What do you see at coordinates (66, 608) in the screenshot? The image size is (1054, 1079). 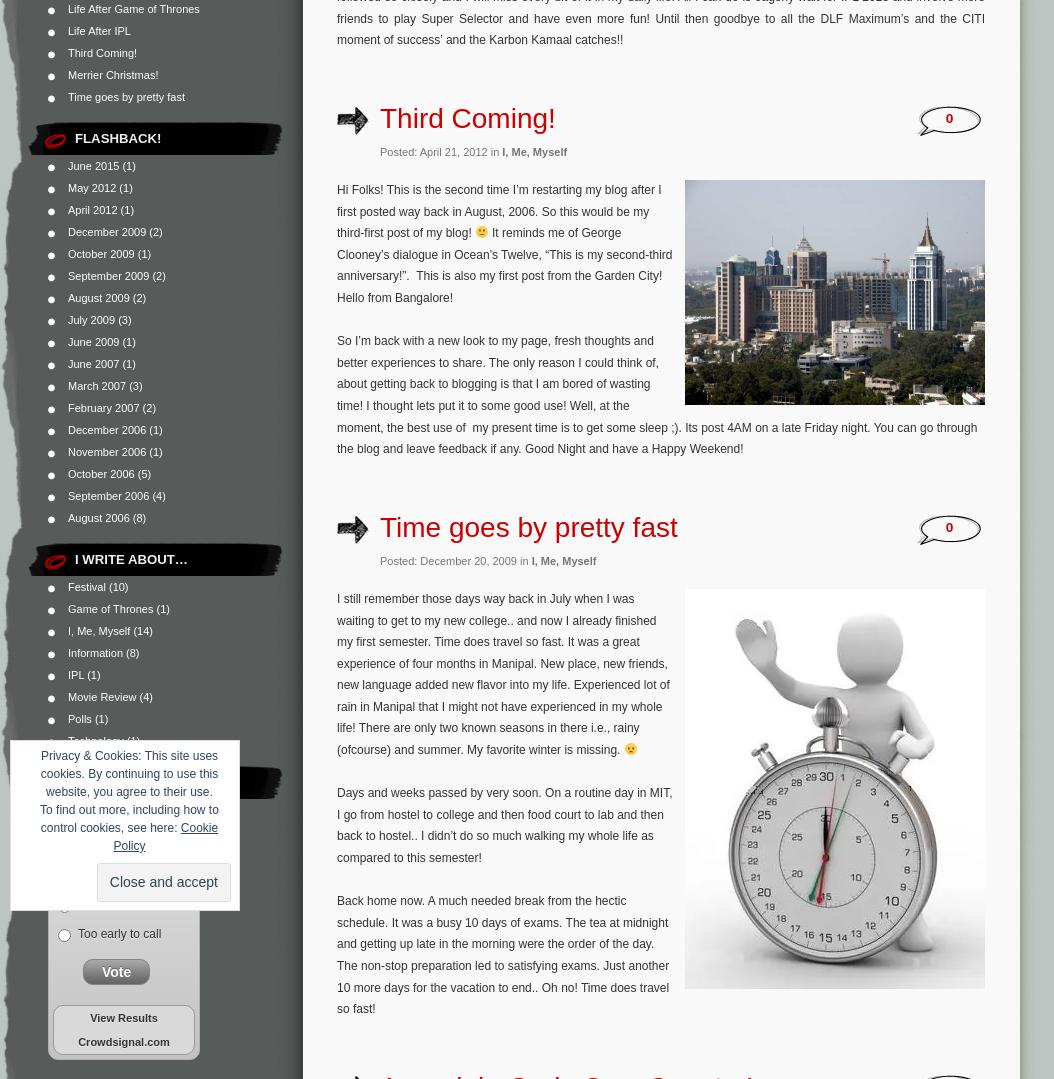 I see `'Game of Thrones'` at bounding box center [66, 608].